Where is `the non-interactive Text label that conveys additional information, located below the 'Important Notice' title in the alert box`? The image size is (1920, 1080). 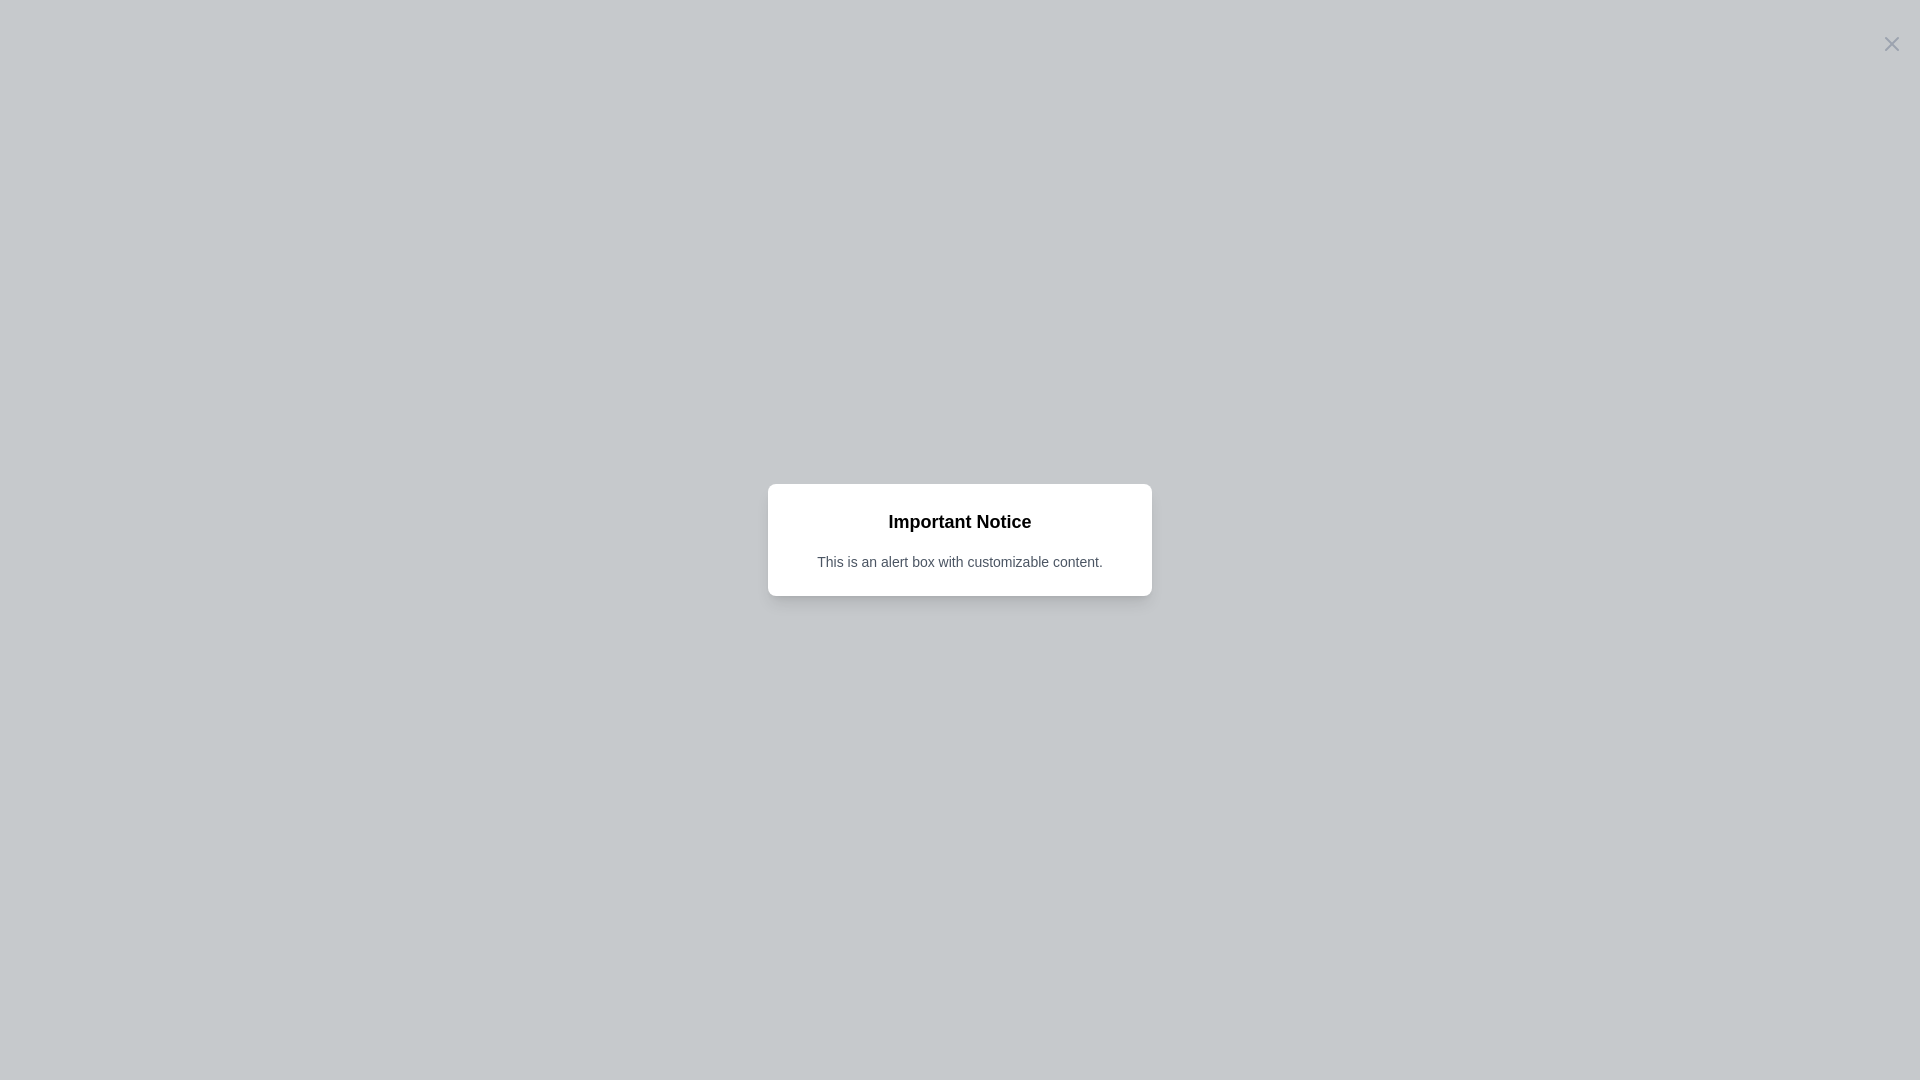
the non-interactive Text label that conveys additional information, located below the 'Important Notice' title in the alert box is located at coordinates (960, 562).